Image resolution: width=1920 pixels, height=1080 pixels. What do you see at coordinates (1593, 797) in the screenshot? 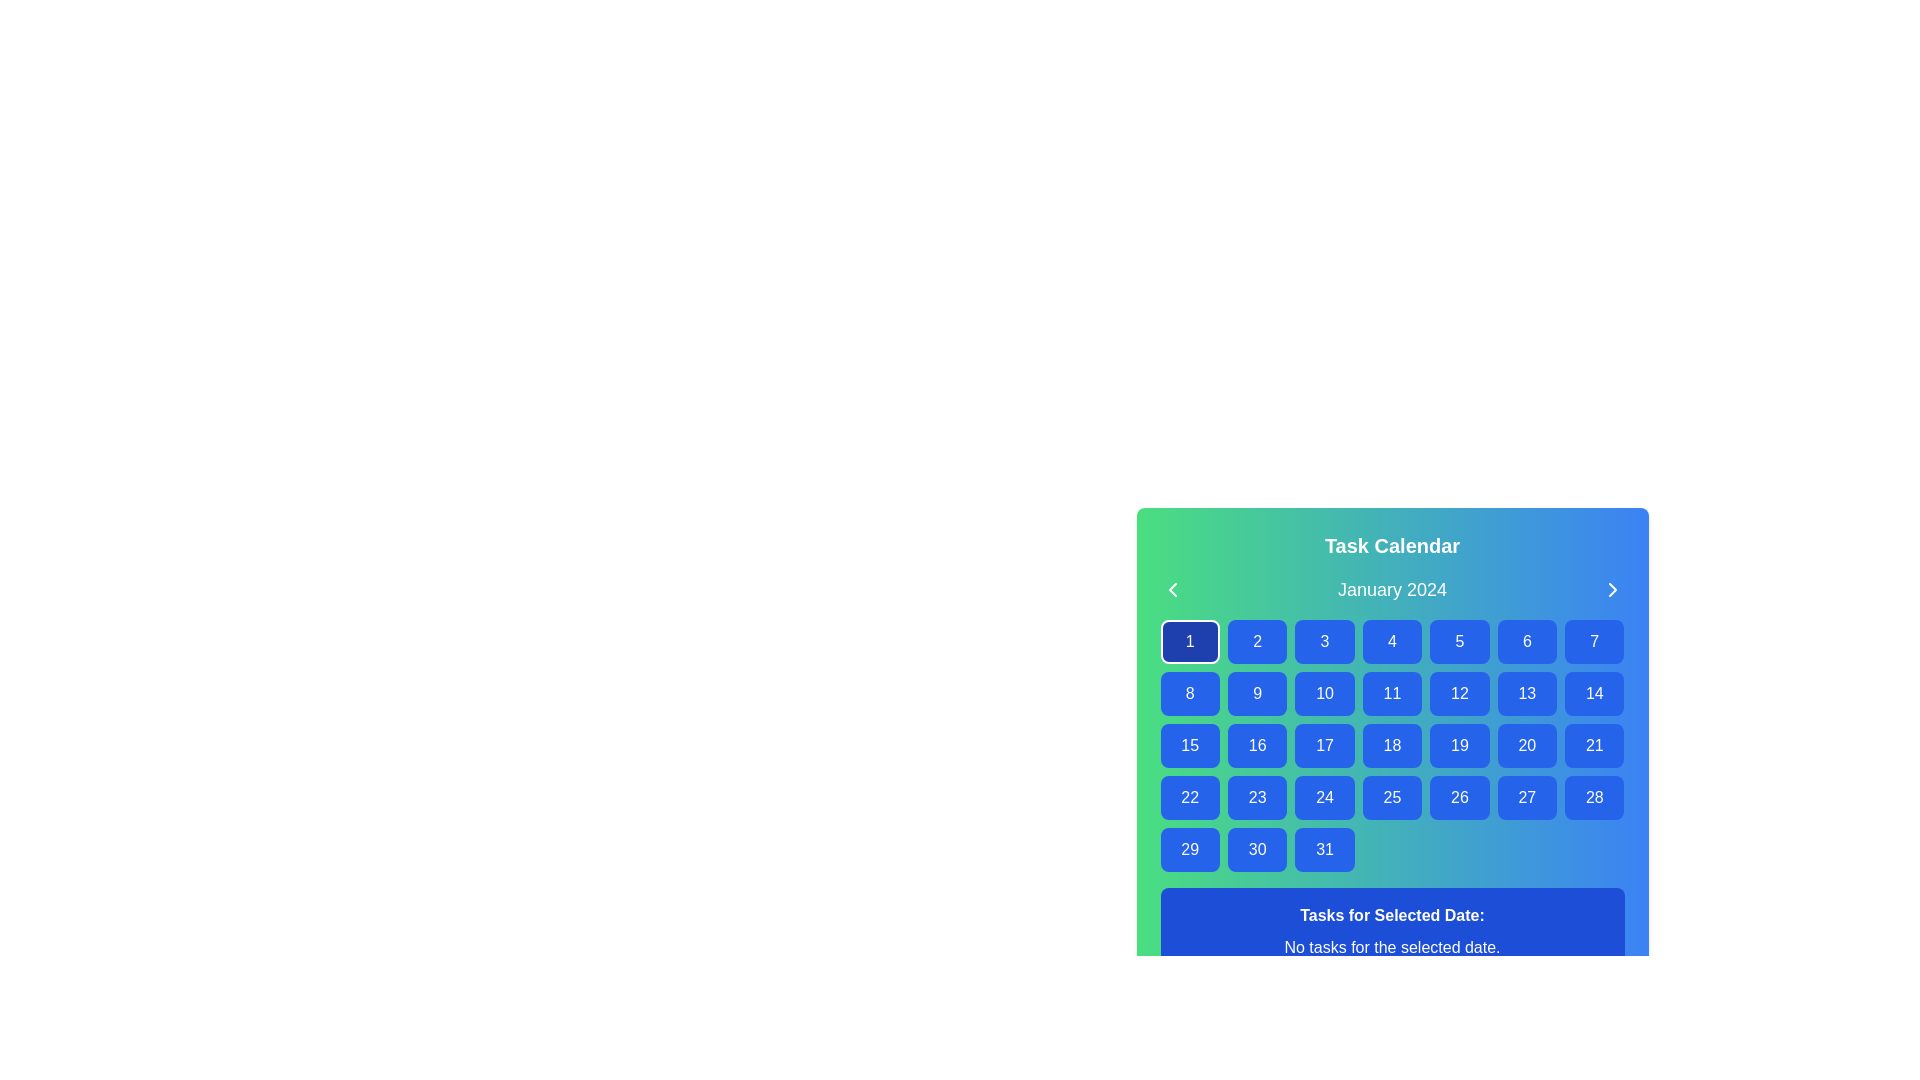
I see `the button representing the date '28' in the calendar` at bounding box center [1593, 797].